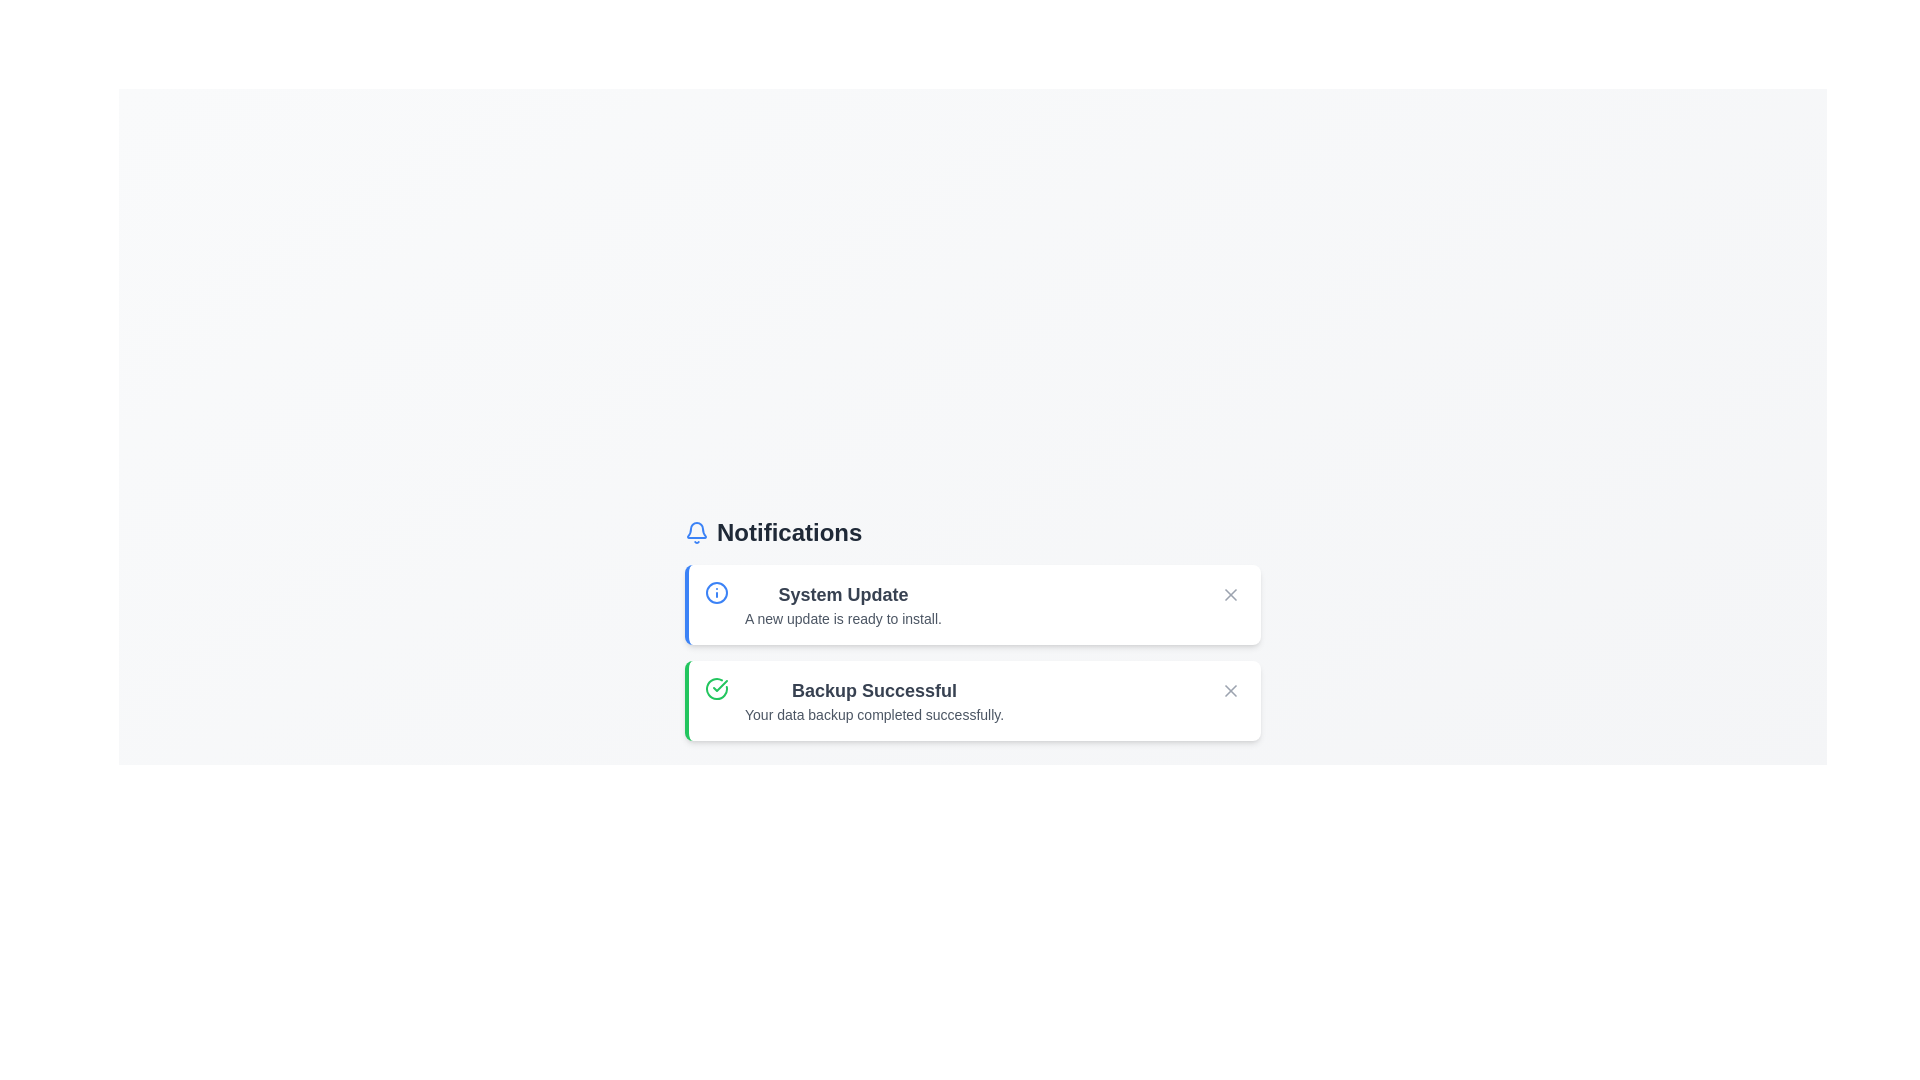 The width and height of the screenshot is (1920, 1080). Describe the element at coordinates (874, 689) in the screenshot. I see `text 'Backup Successful' displayed prominently in bold and large font within the notification card` at that location.